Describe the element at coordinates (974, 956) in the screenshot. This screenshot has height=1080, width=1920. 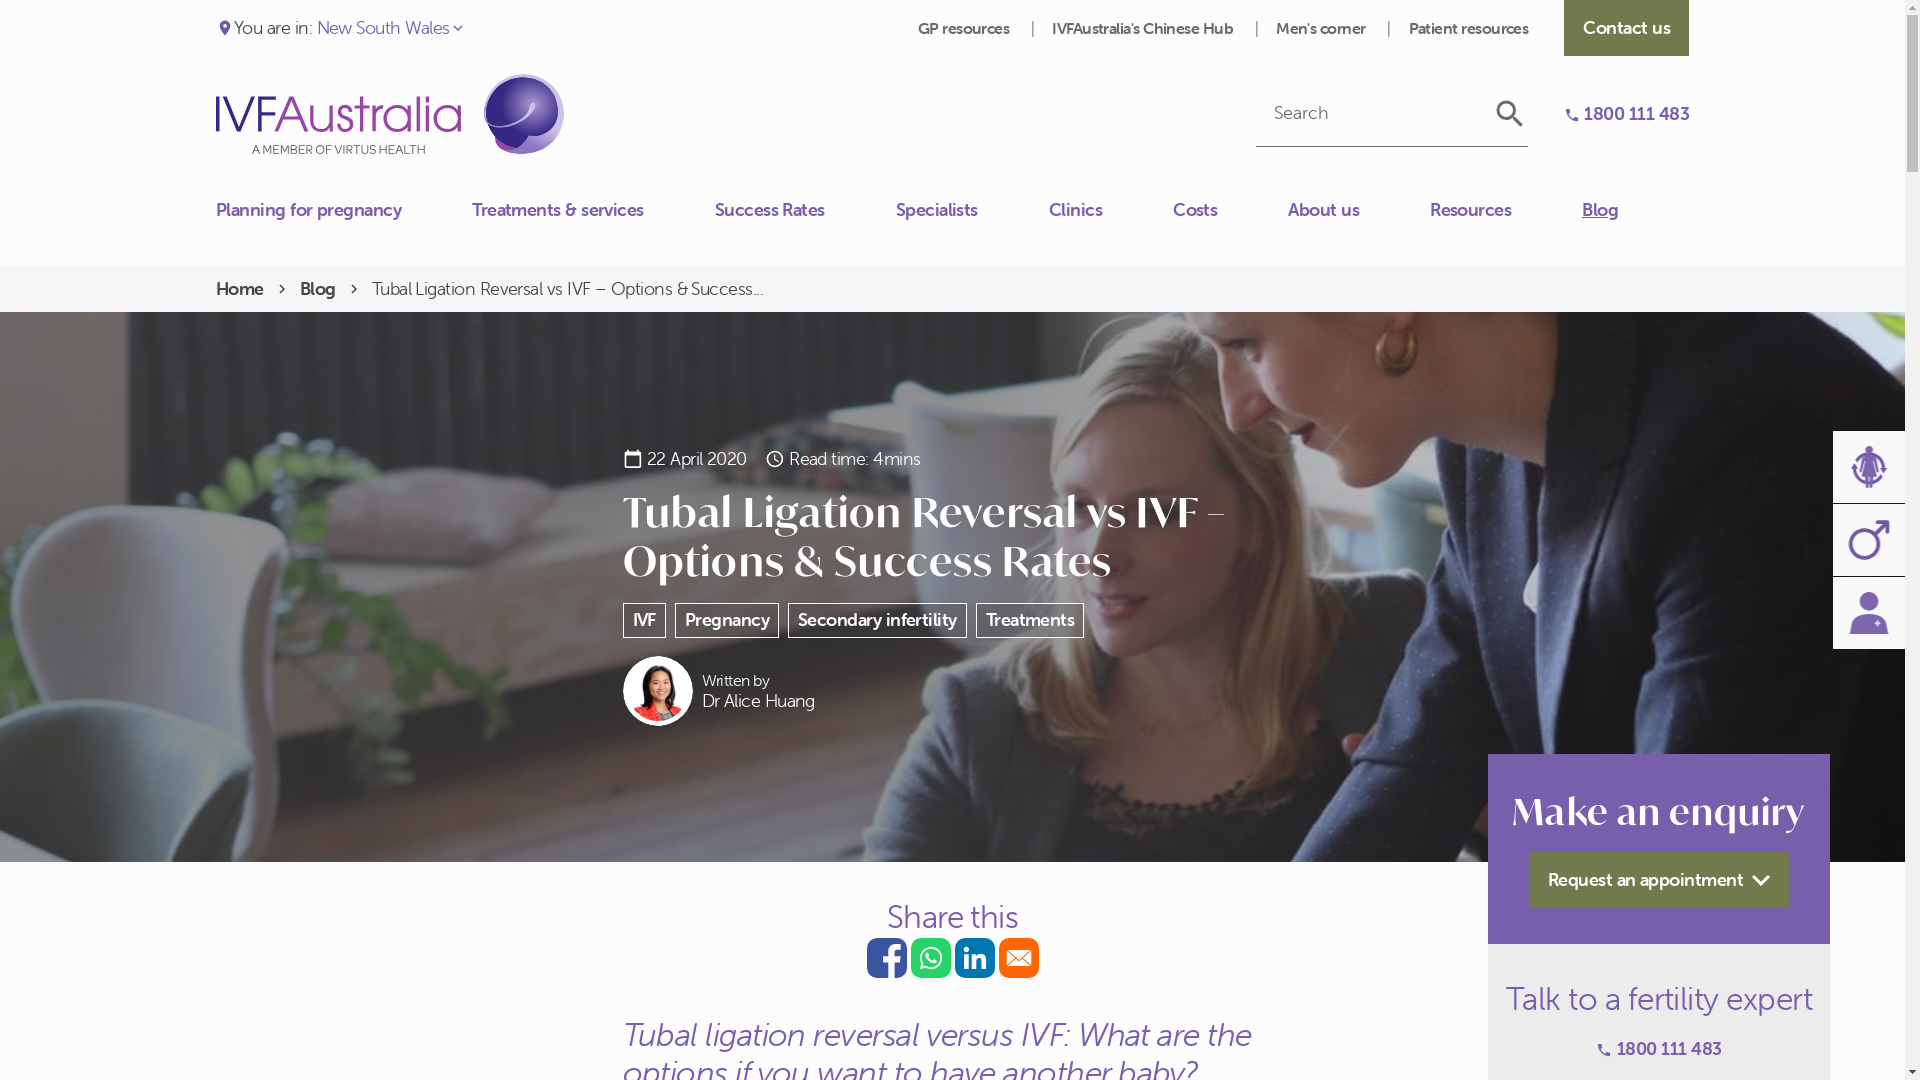
I see `'Opens in a new tab'` at that location.